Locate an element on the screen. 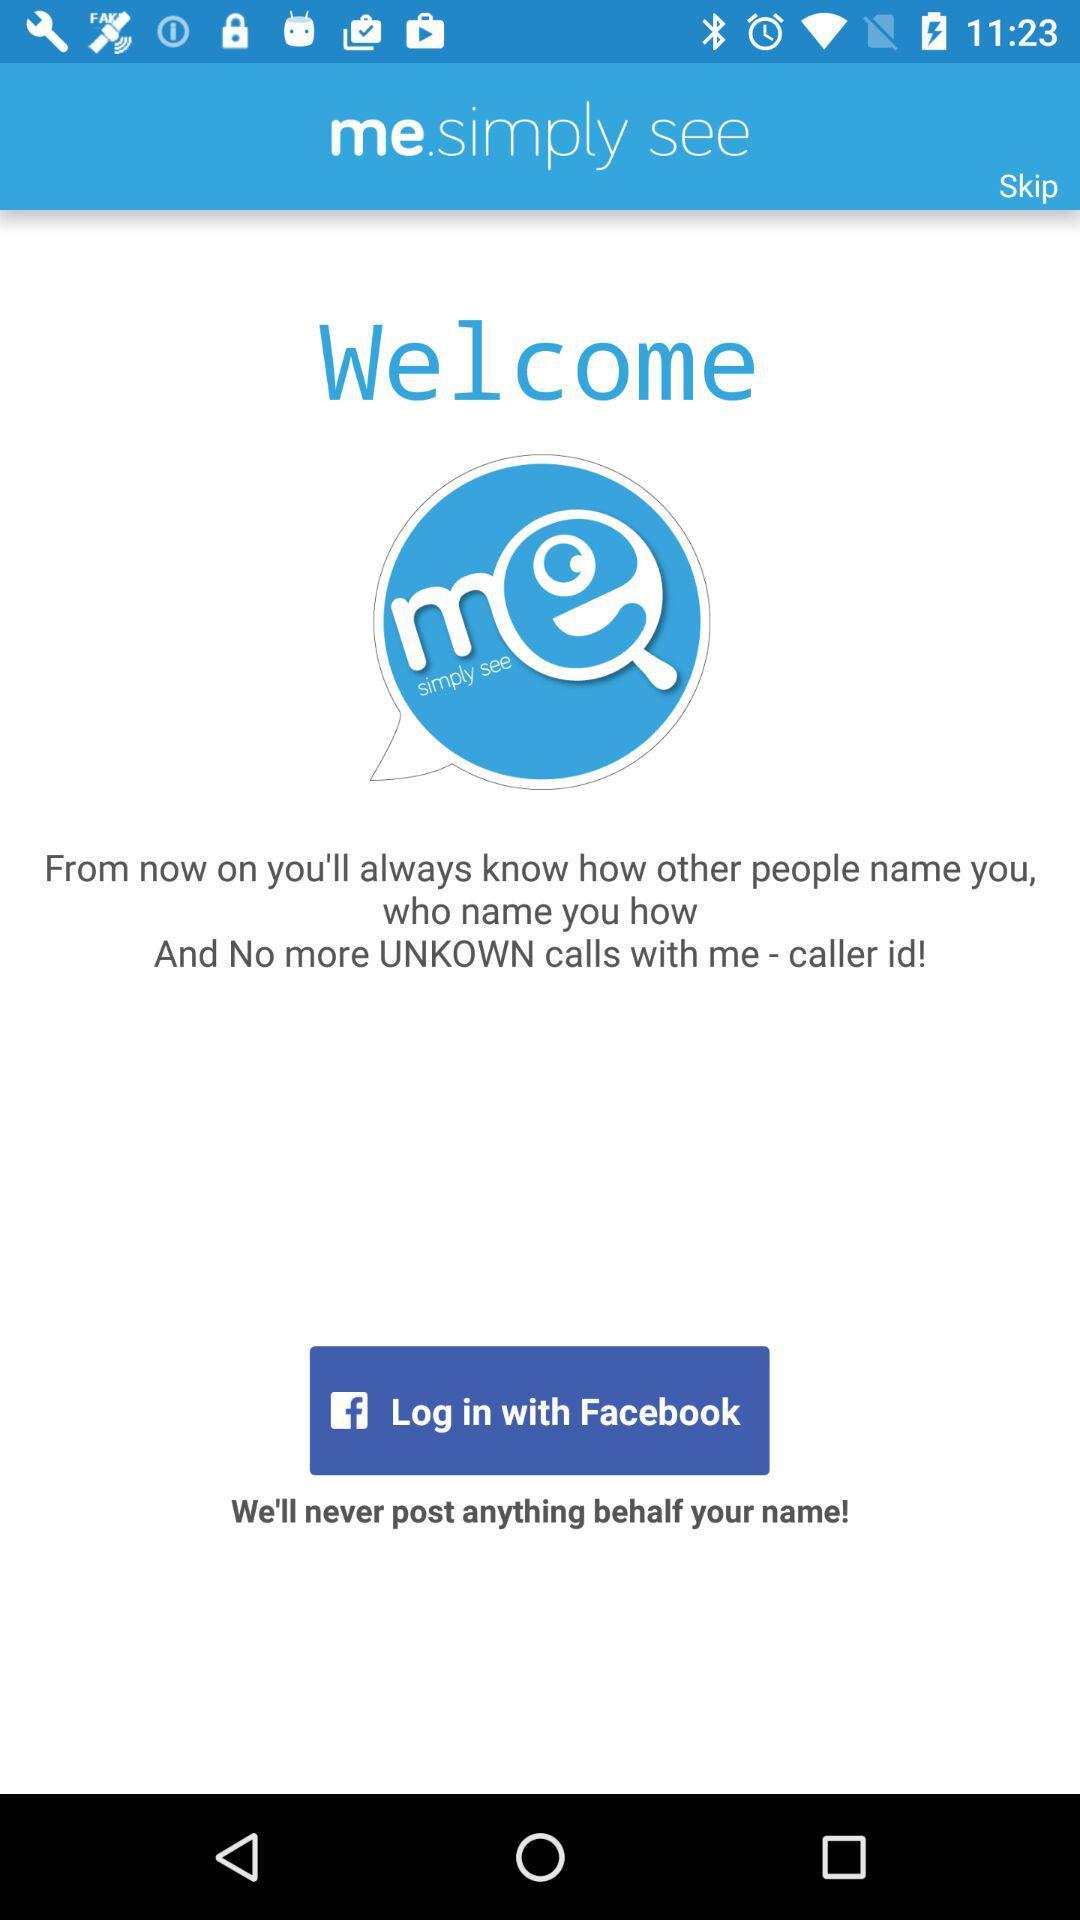 The width and height of the screenshot is (1080, 1920). the item at the top right corner is located at coordinates (1029, 184).